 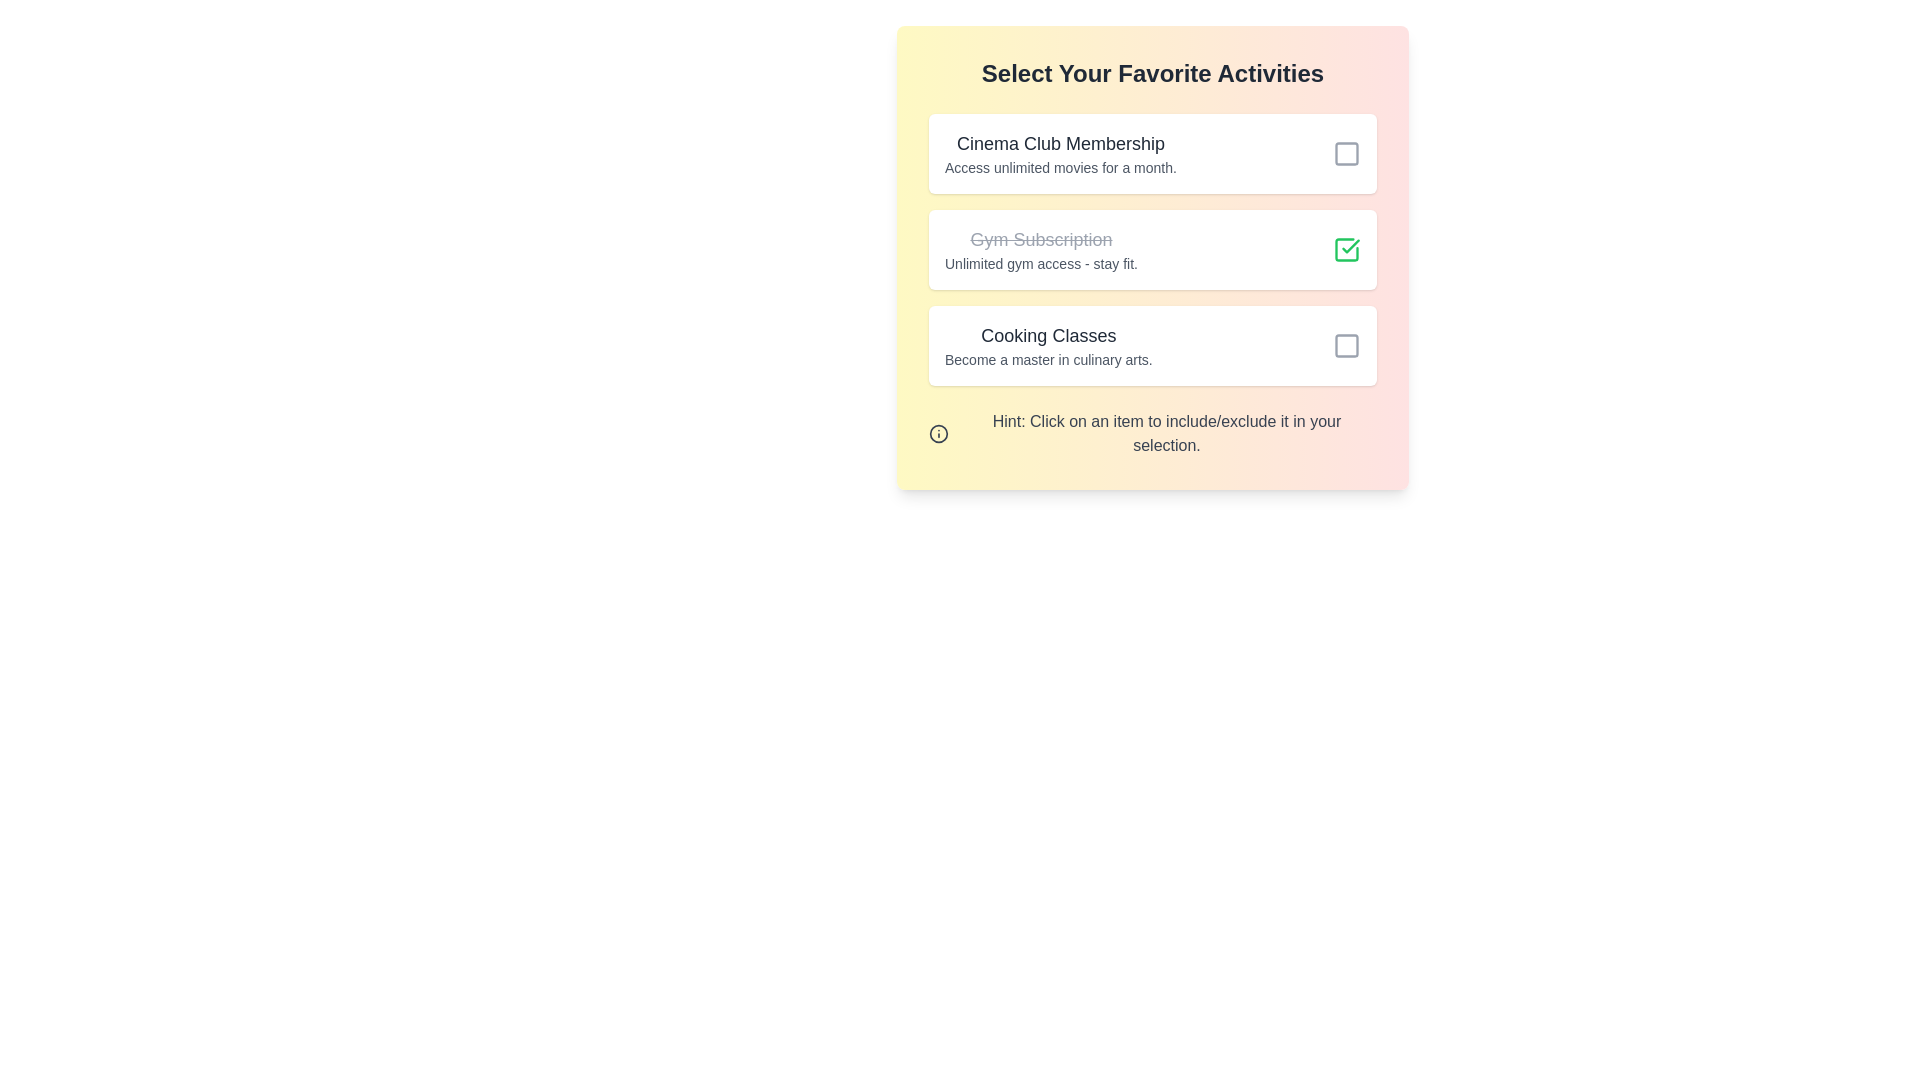 I want to click on the interactive button styled as a square icon, so click(x=1347, y=345).